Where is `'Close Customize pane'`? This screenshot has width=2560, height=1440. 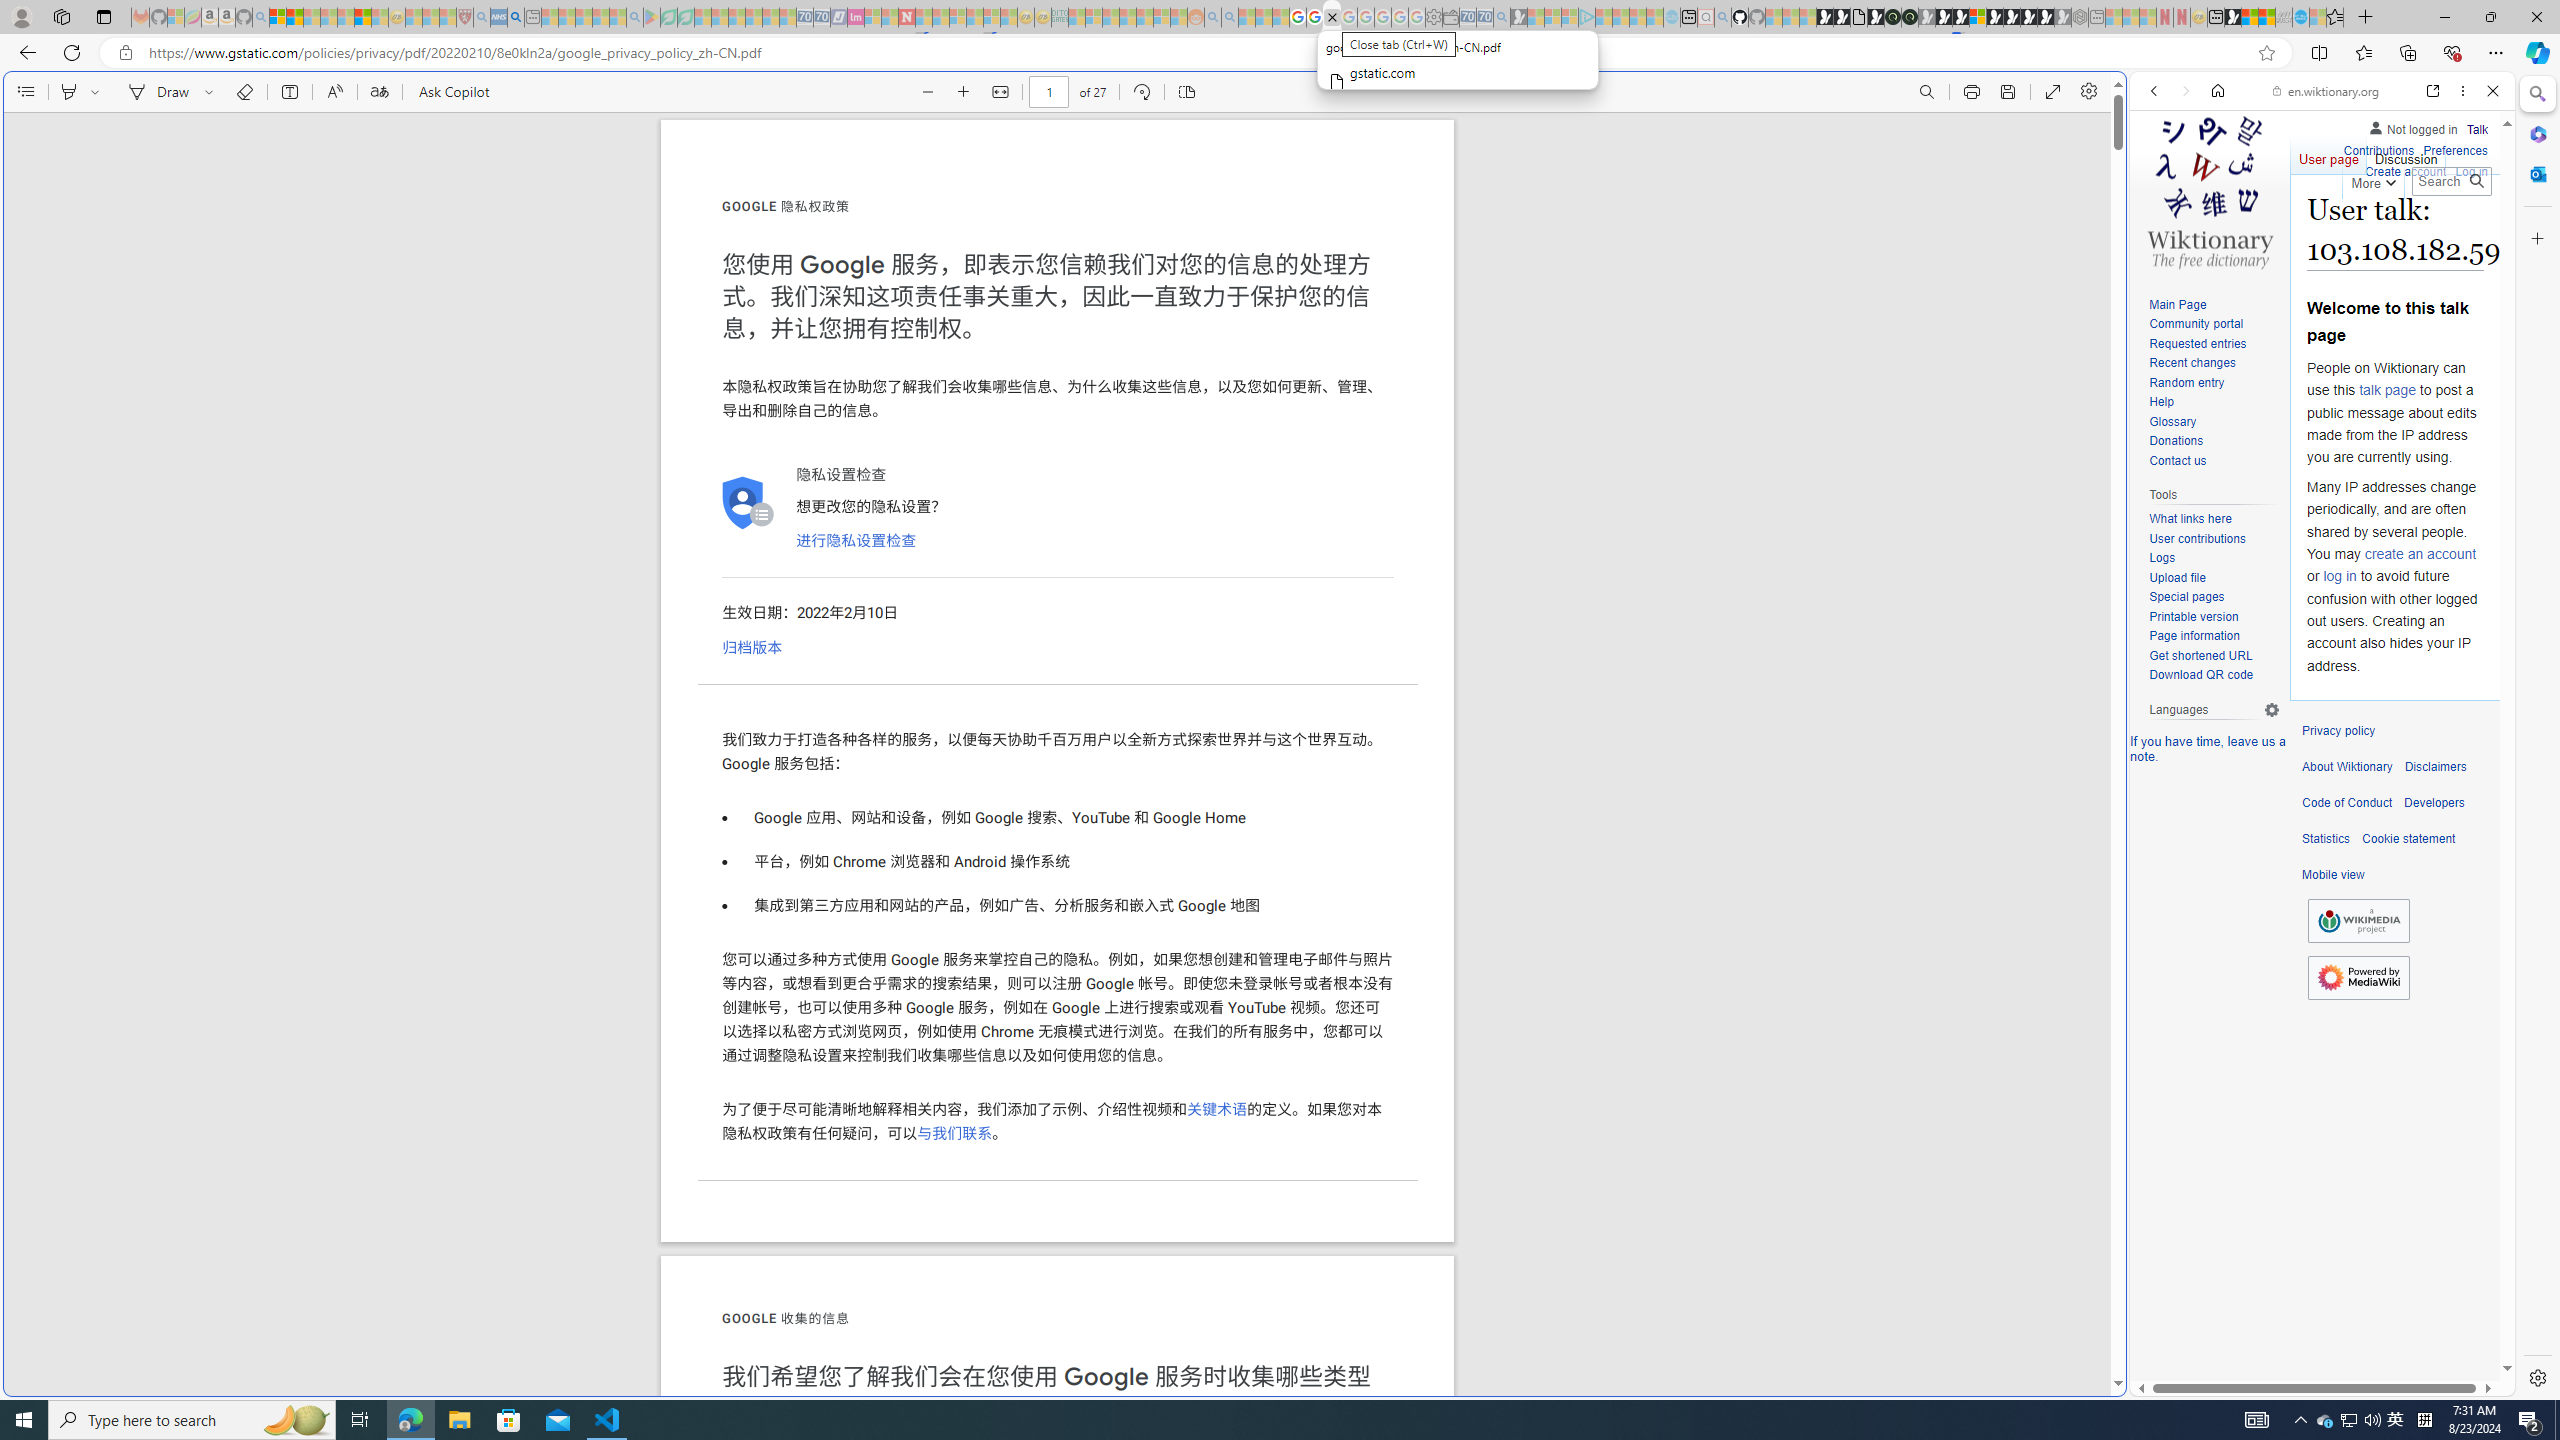 'Close Customize pane' is located at coordinates (2535, 237).